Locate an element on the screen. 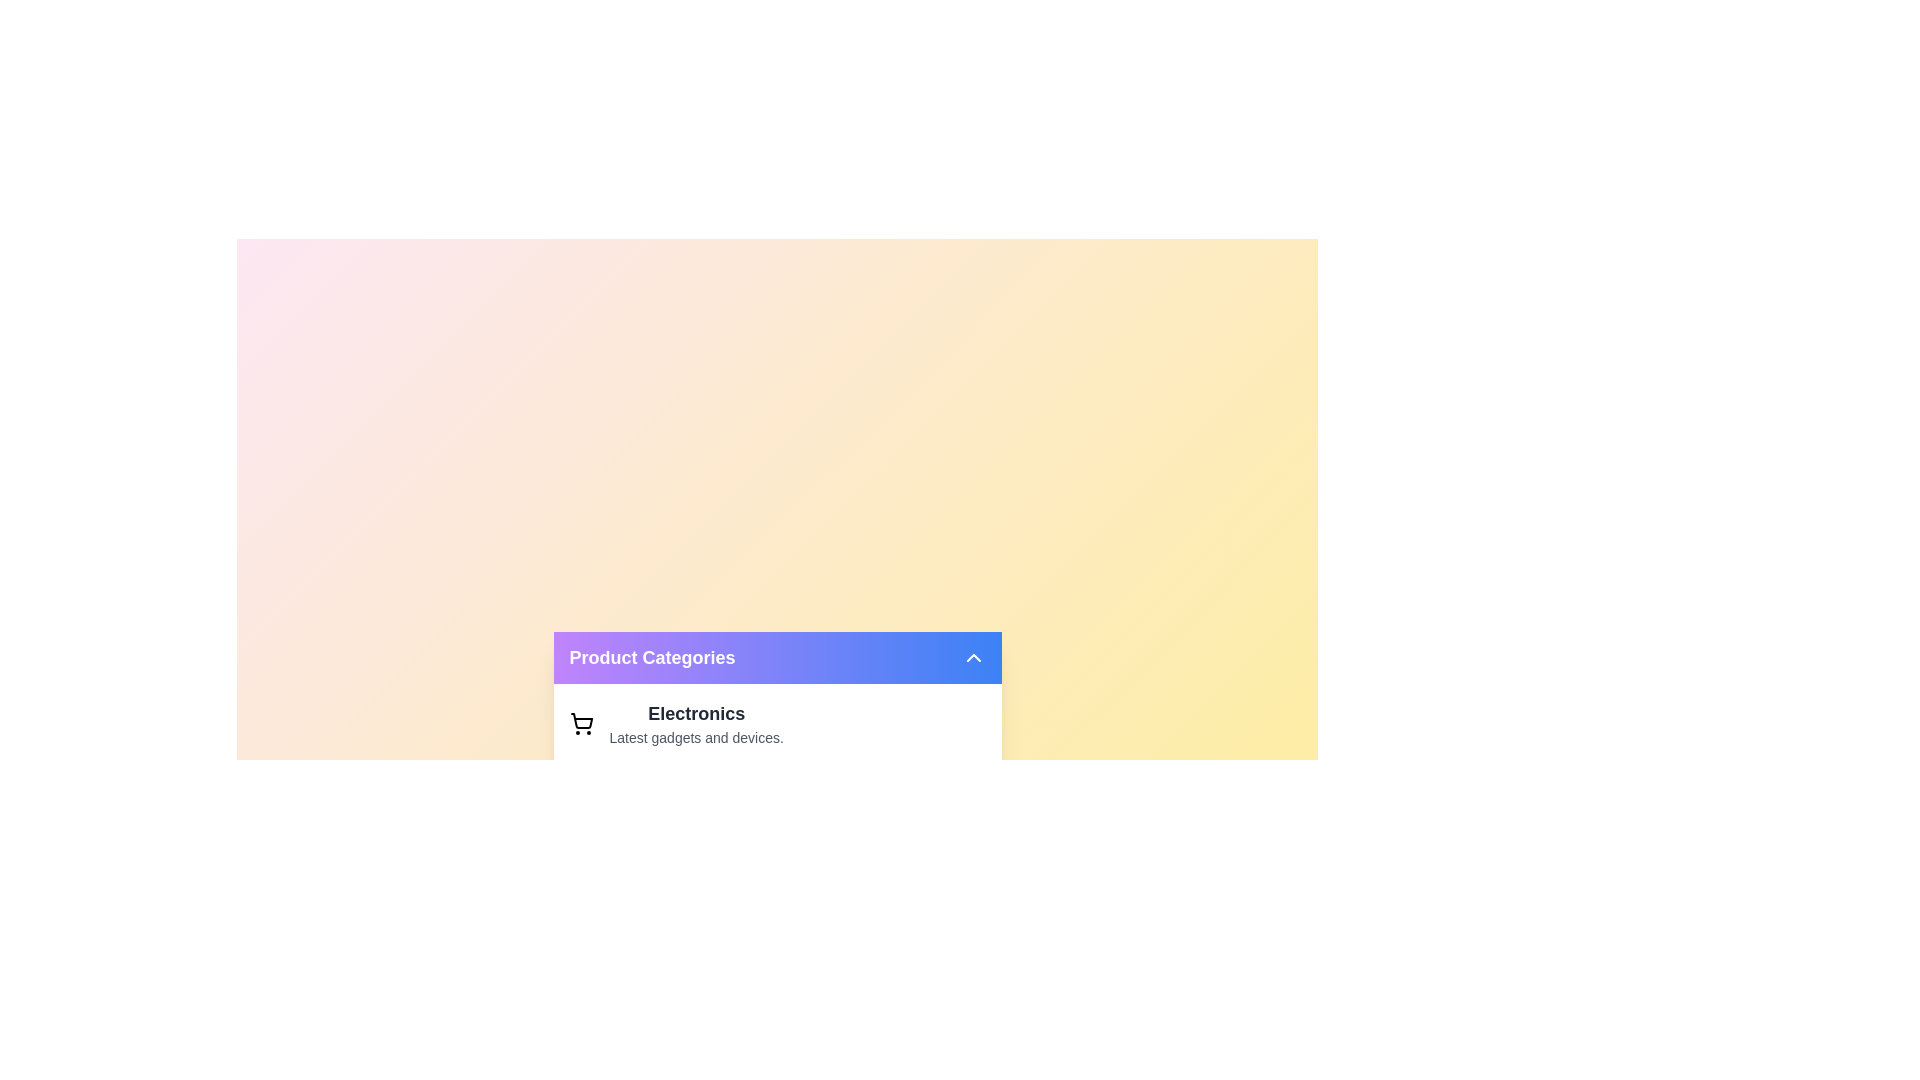 Image resolution: width=1920 pixels, height=1080 pixels. the product category item Electronics to observe hover effects is located at coordinates (580, 724).